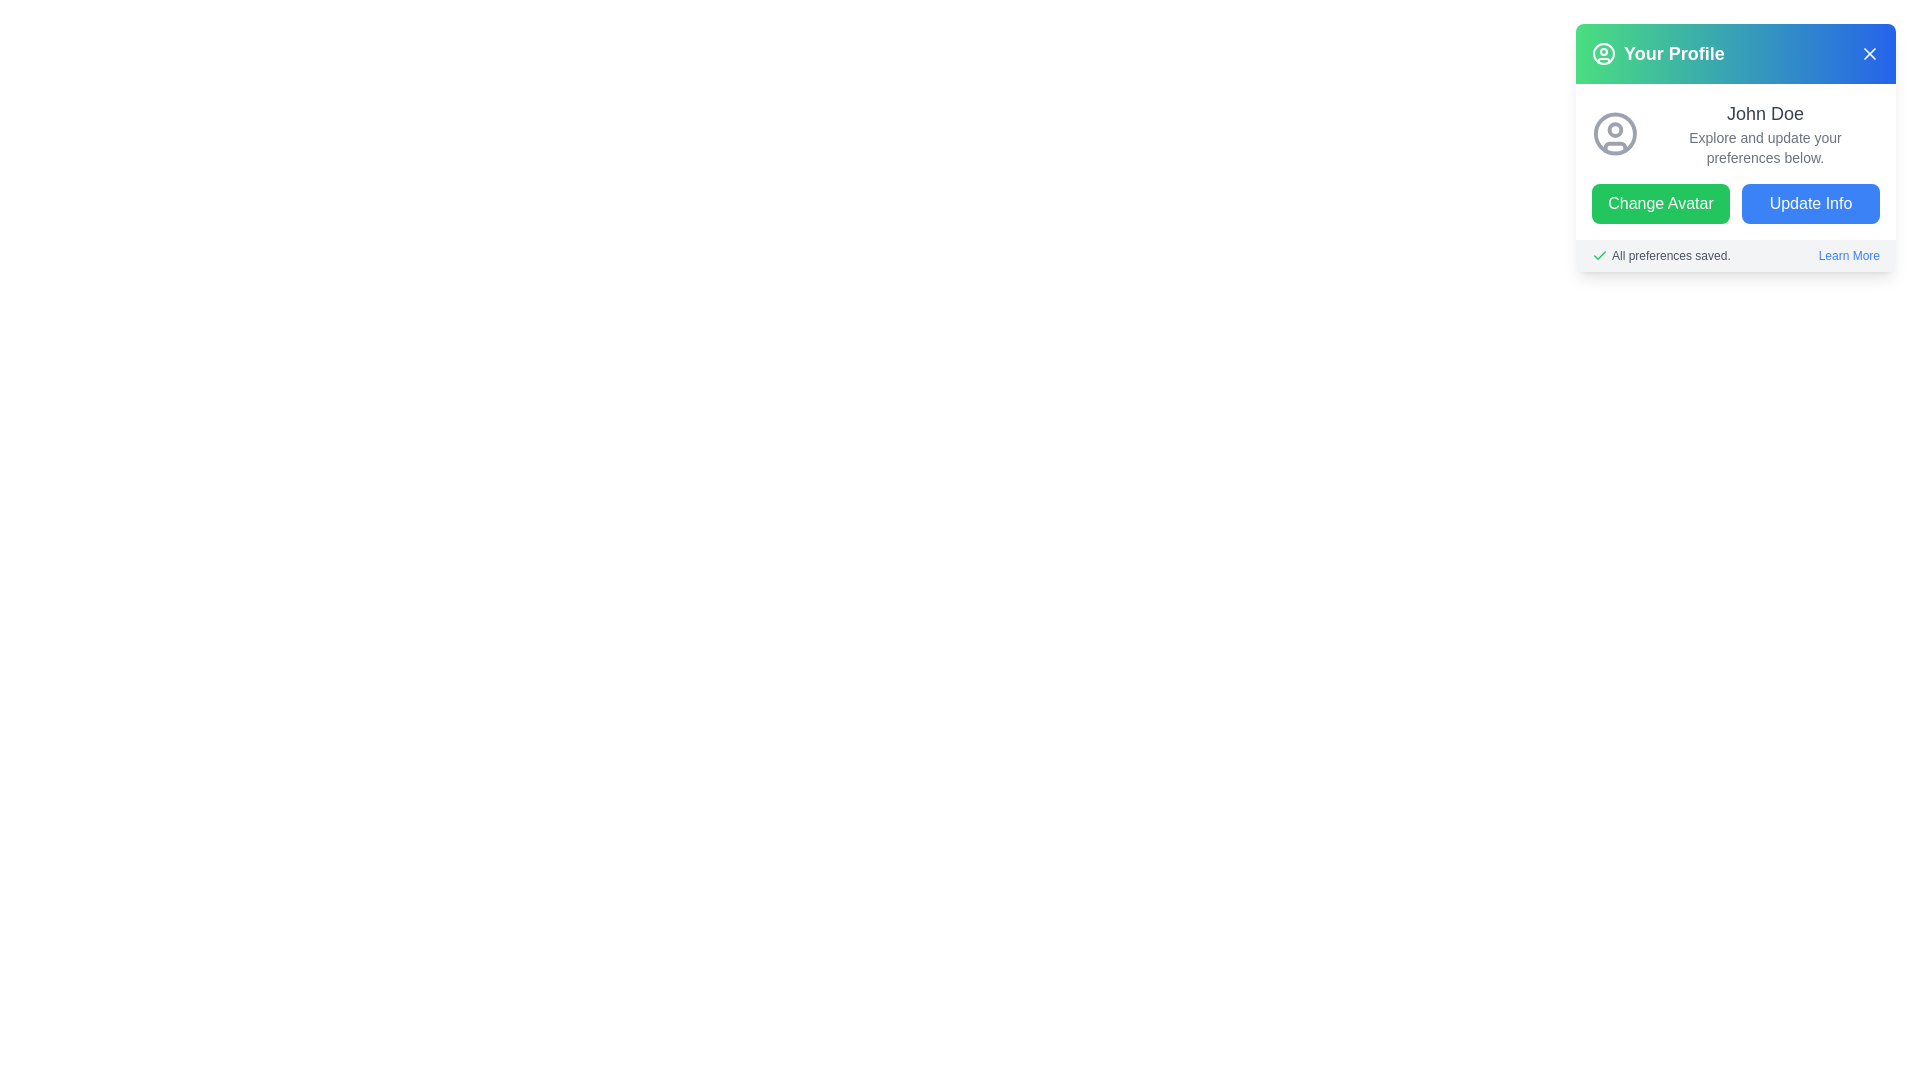 The image size is (1920, 1080). What do you see at coordinates (1674, 53) in the screenshot?
I see `text from the header label positioned in the top-left corner of the user profile card, located to the right of the user's profile icon` at bounding box center [1674, 53].